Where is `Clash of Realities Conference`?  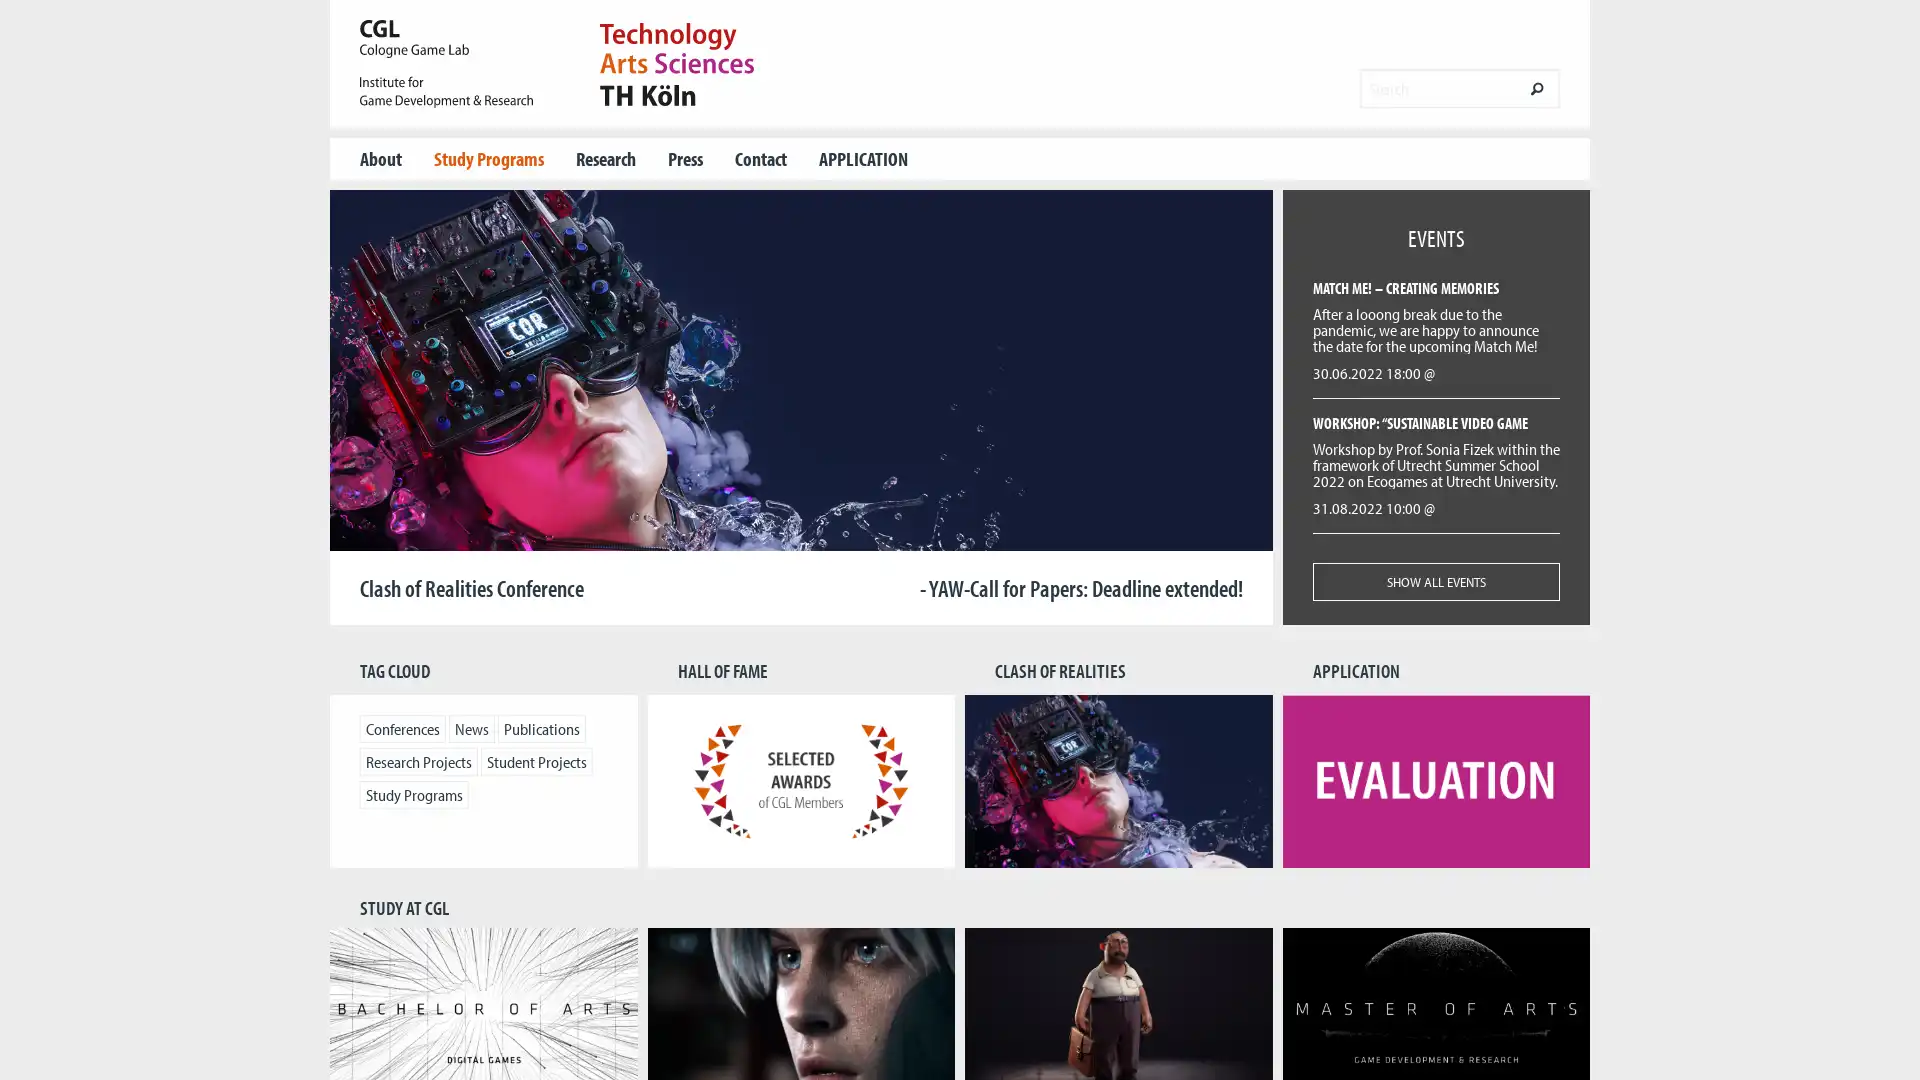
Clash of Realities Conference is located at coordinates (767, 534).